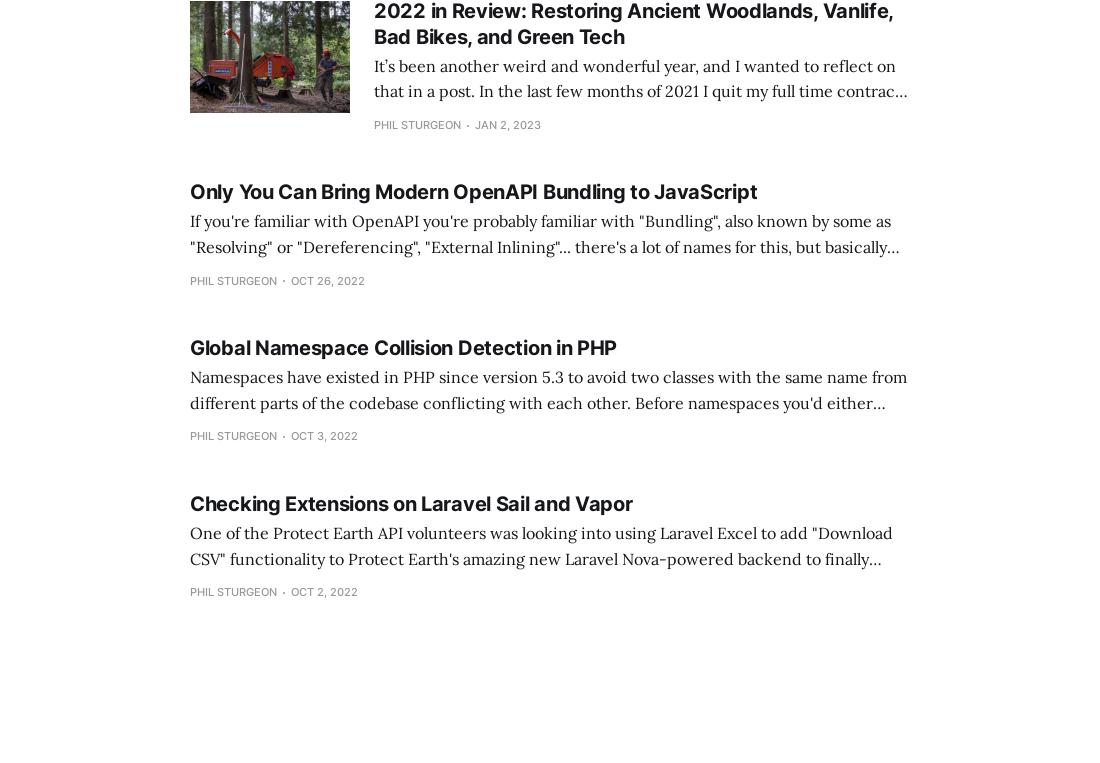 This screenshot has width=1100, height=763. Describe the element at coordinates (548, 414) in the screenshot. I see `'Namespaces have existed in PHP since version 5.3 to avoid two classes with the same name from different parts of the codebase conflicting with each other. Before namespaces you'd either hope it wasn't an issue, or name everything something horrendous like Acme_ModuleName_DirectoryName_ClassName. Nobody needs to tell'` at that location.